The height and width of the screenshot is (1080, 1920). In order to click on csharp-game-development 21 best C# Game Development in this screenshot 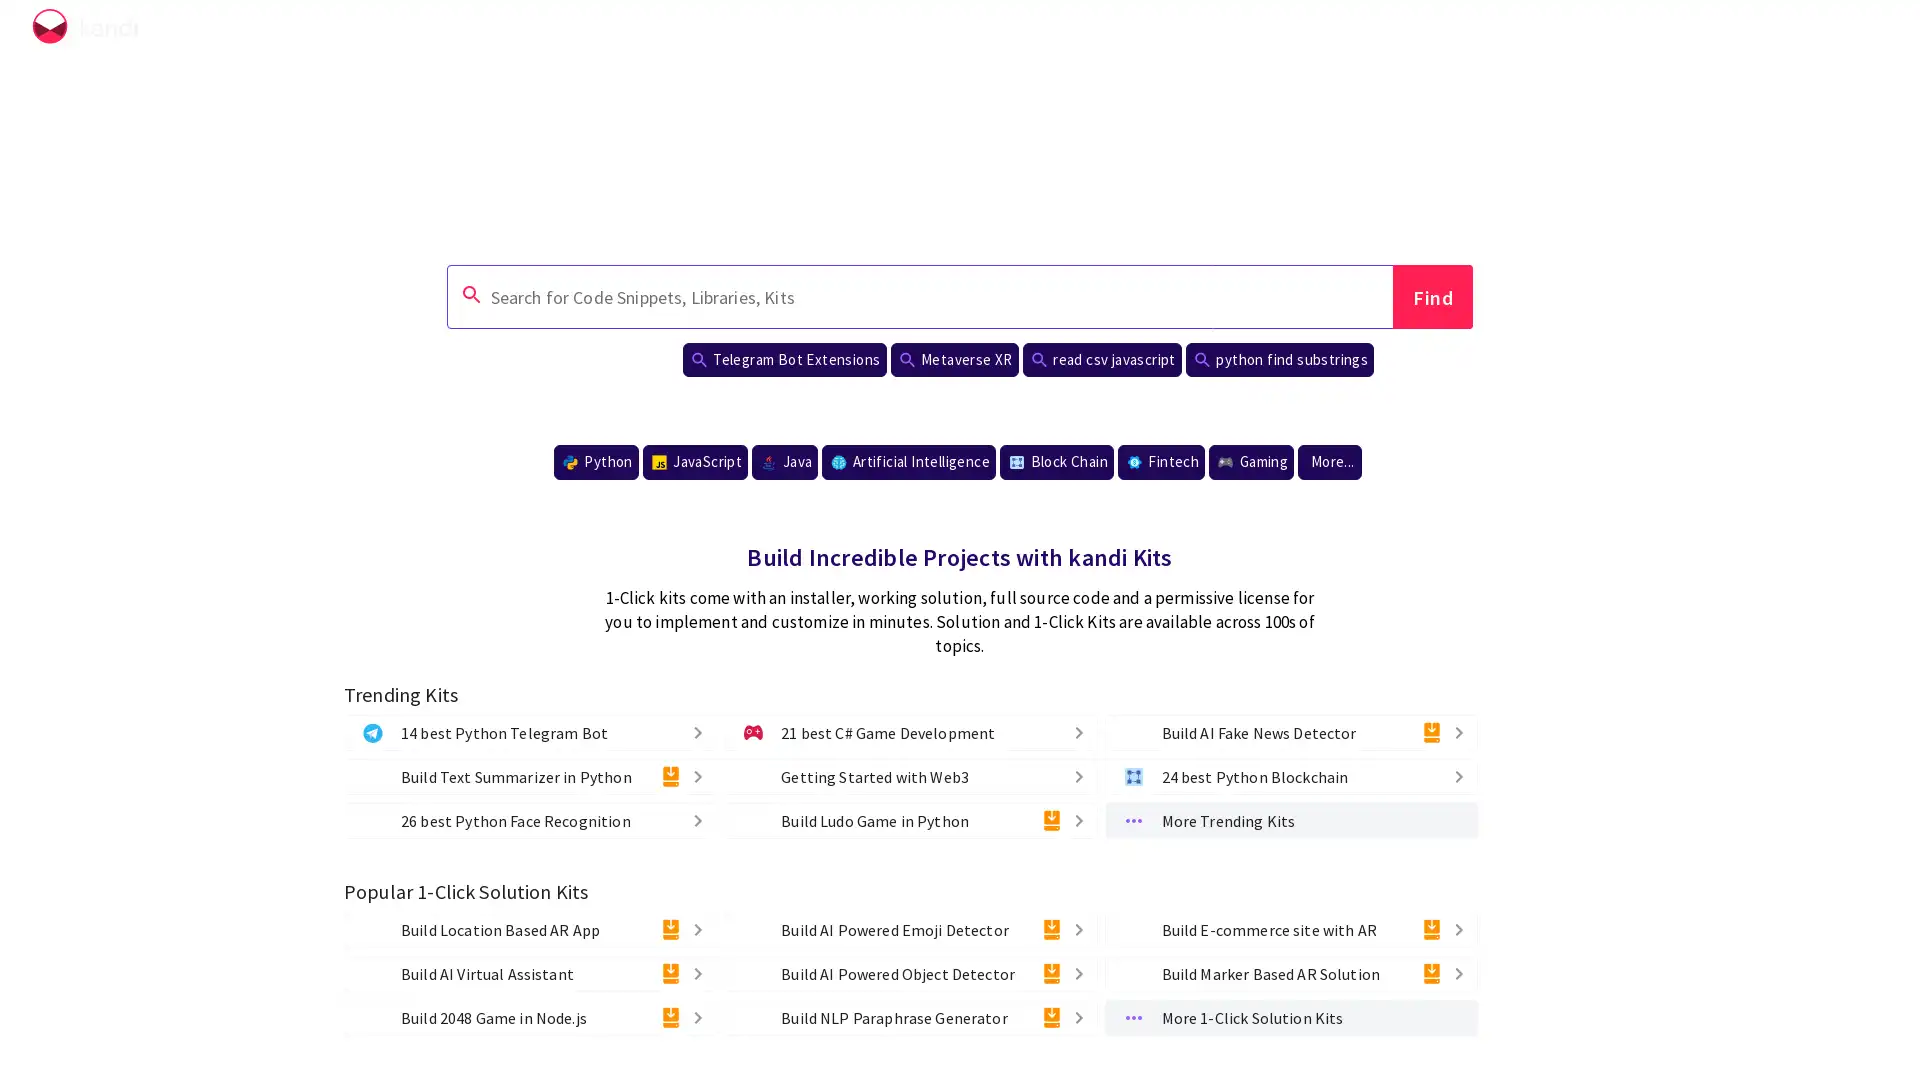, I will do `click(909, 732)`.